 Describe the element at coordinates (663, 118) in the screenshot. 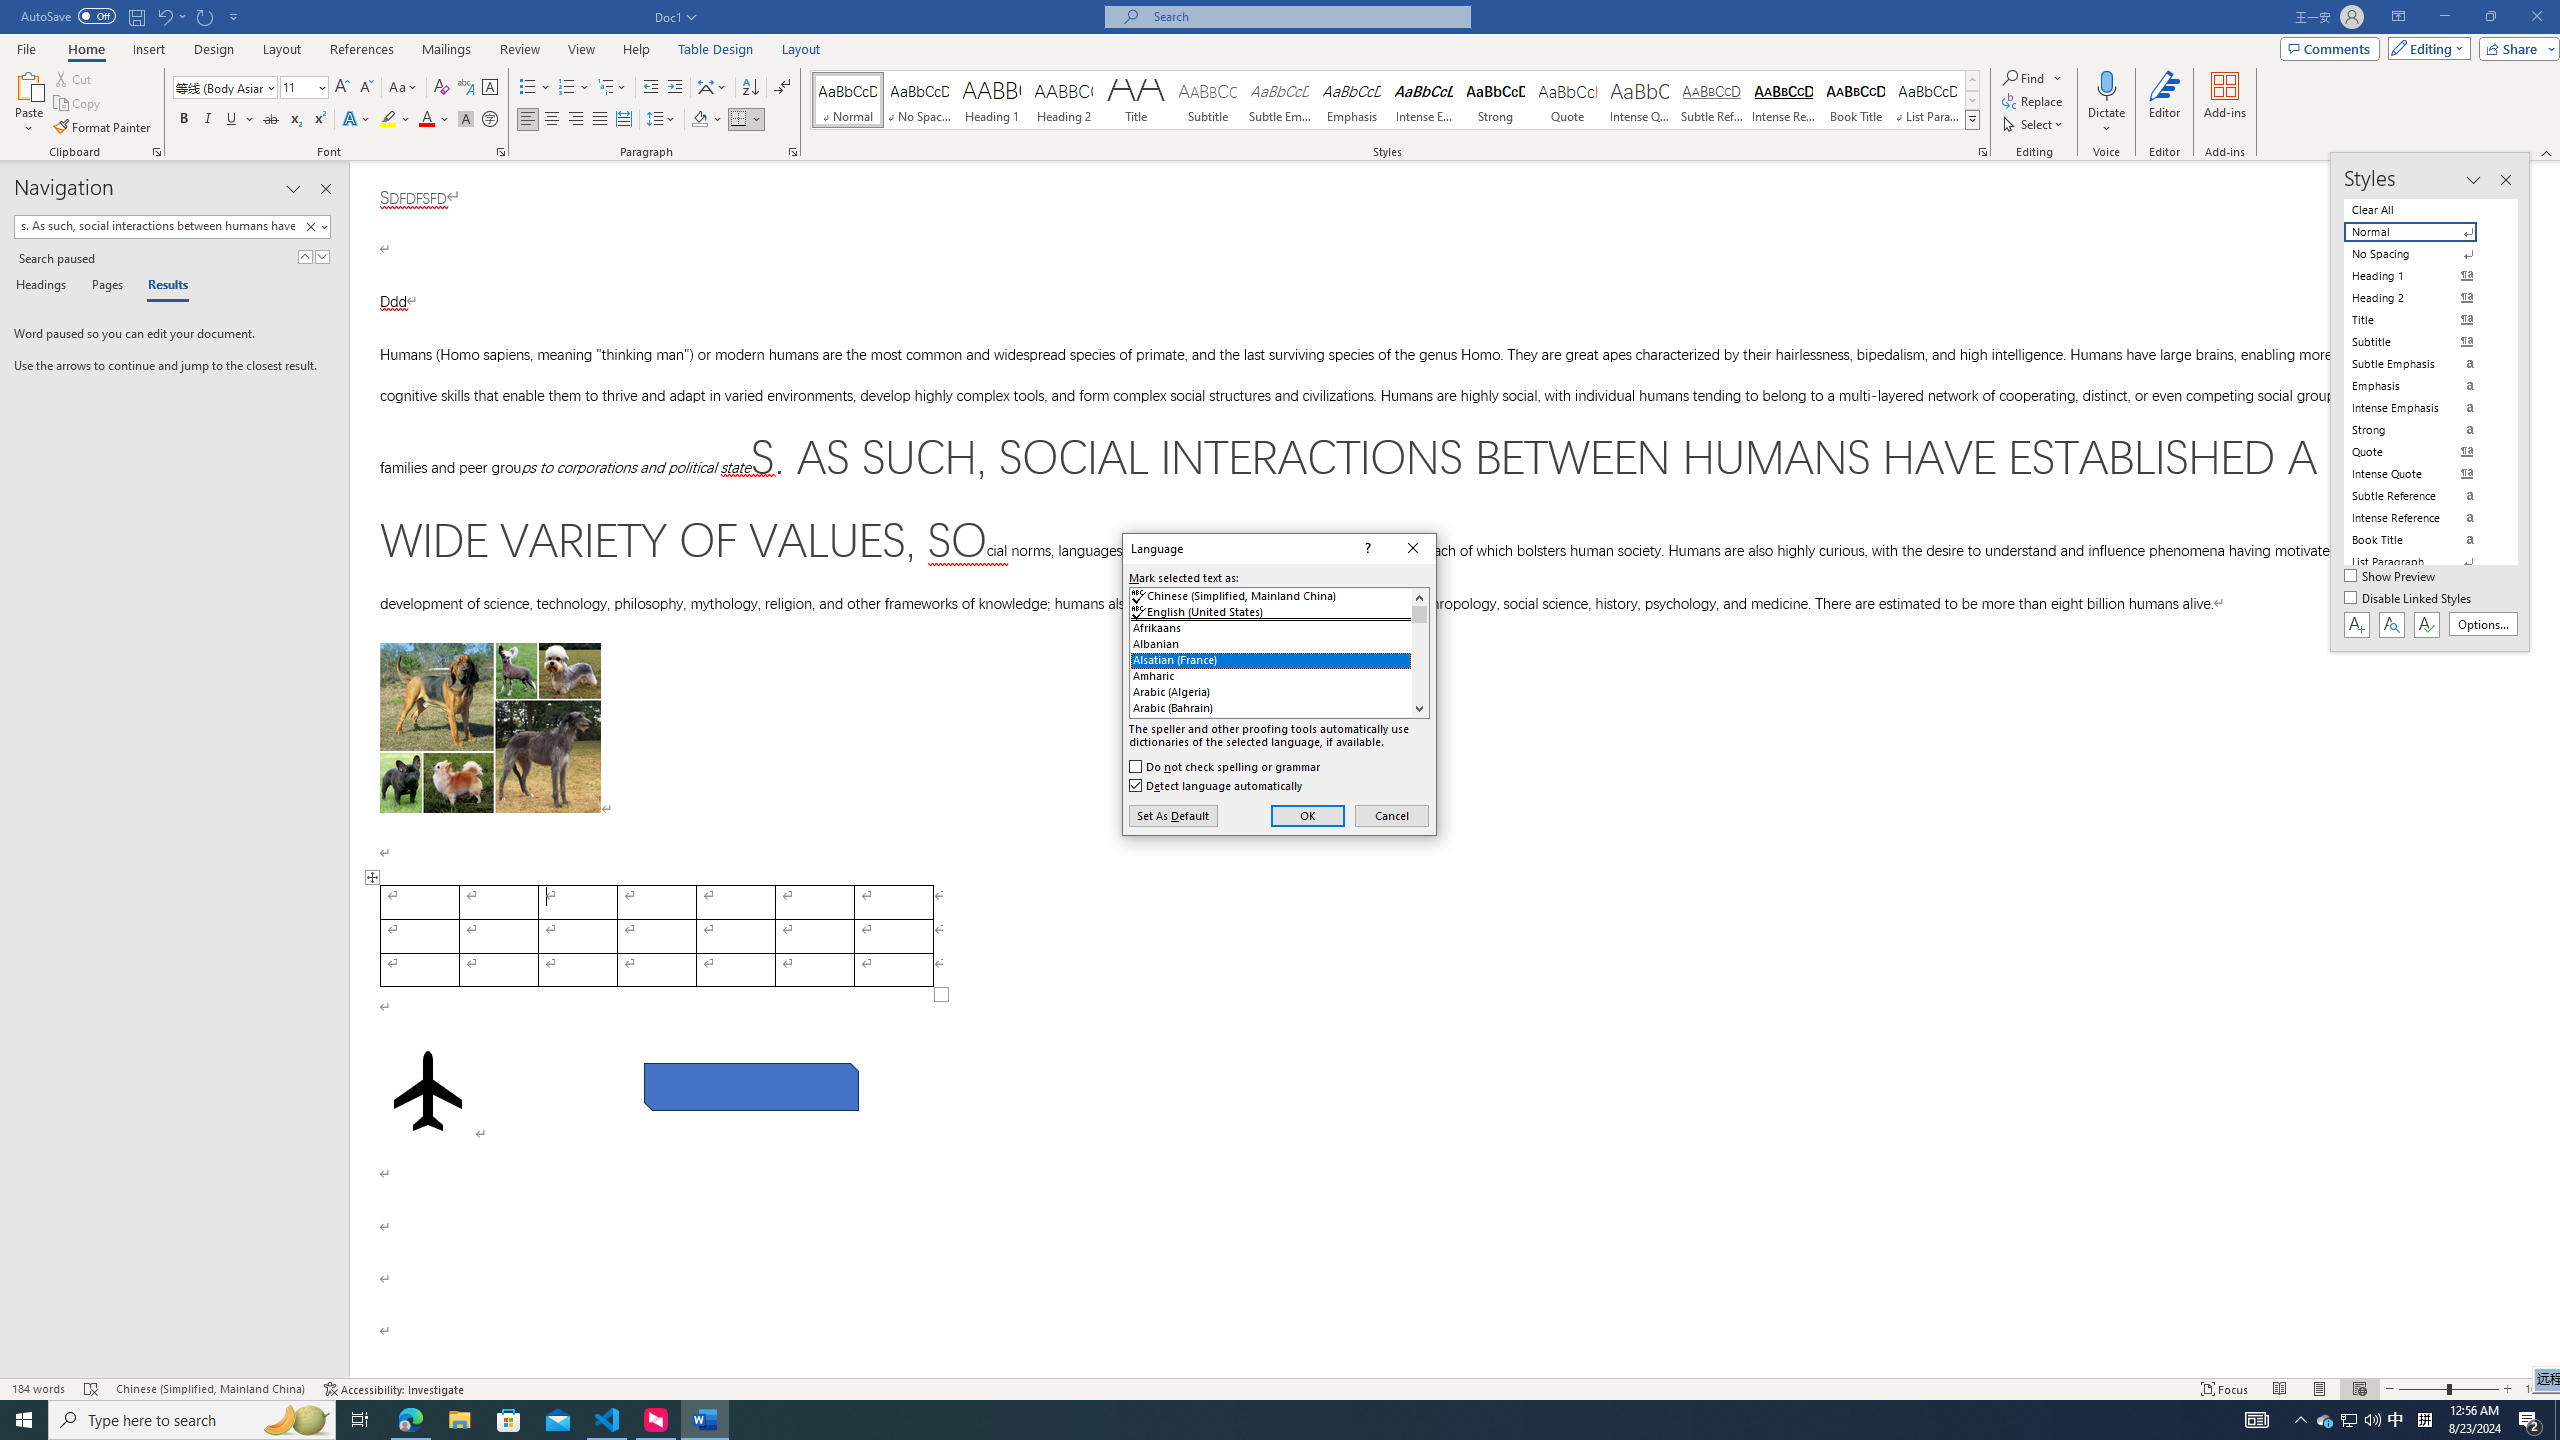

I see `'Line and Paragraph Spacing'` at that location.